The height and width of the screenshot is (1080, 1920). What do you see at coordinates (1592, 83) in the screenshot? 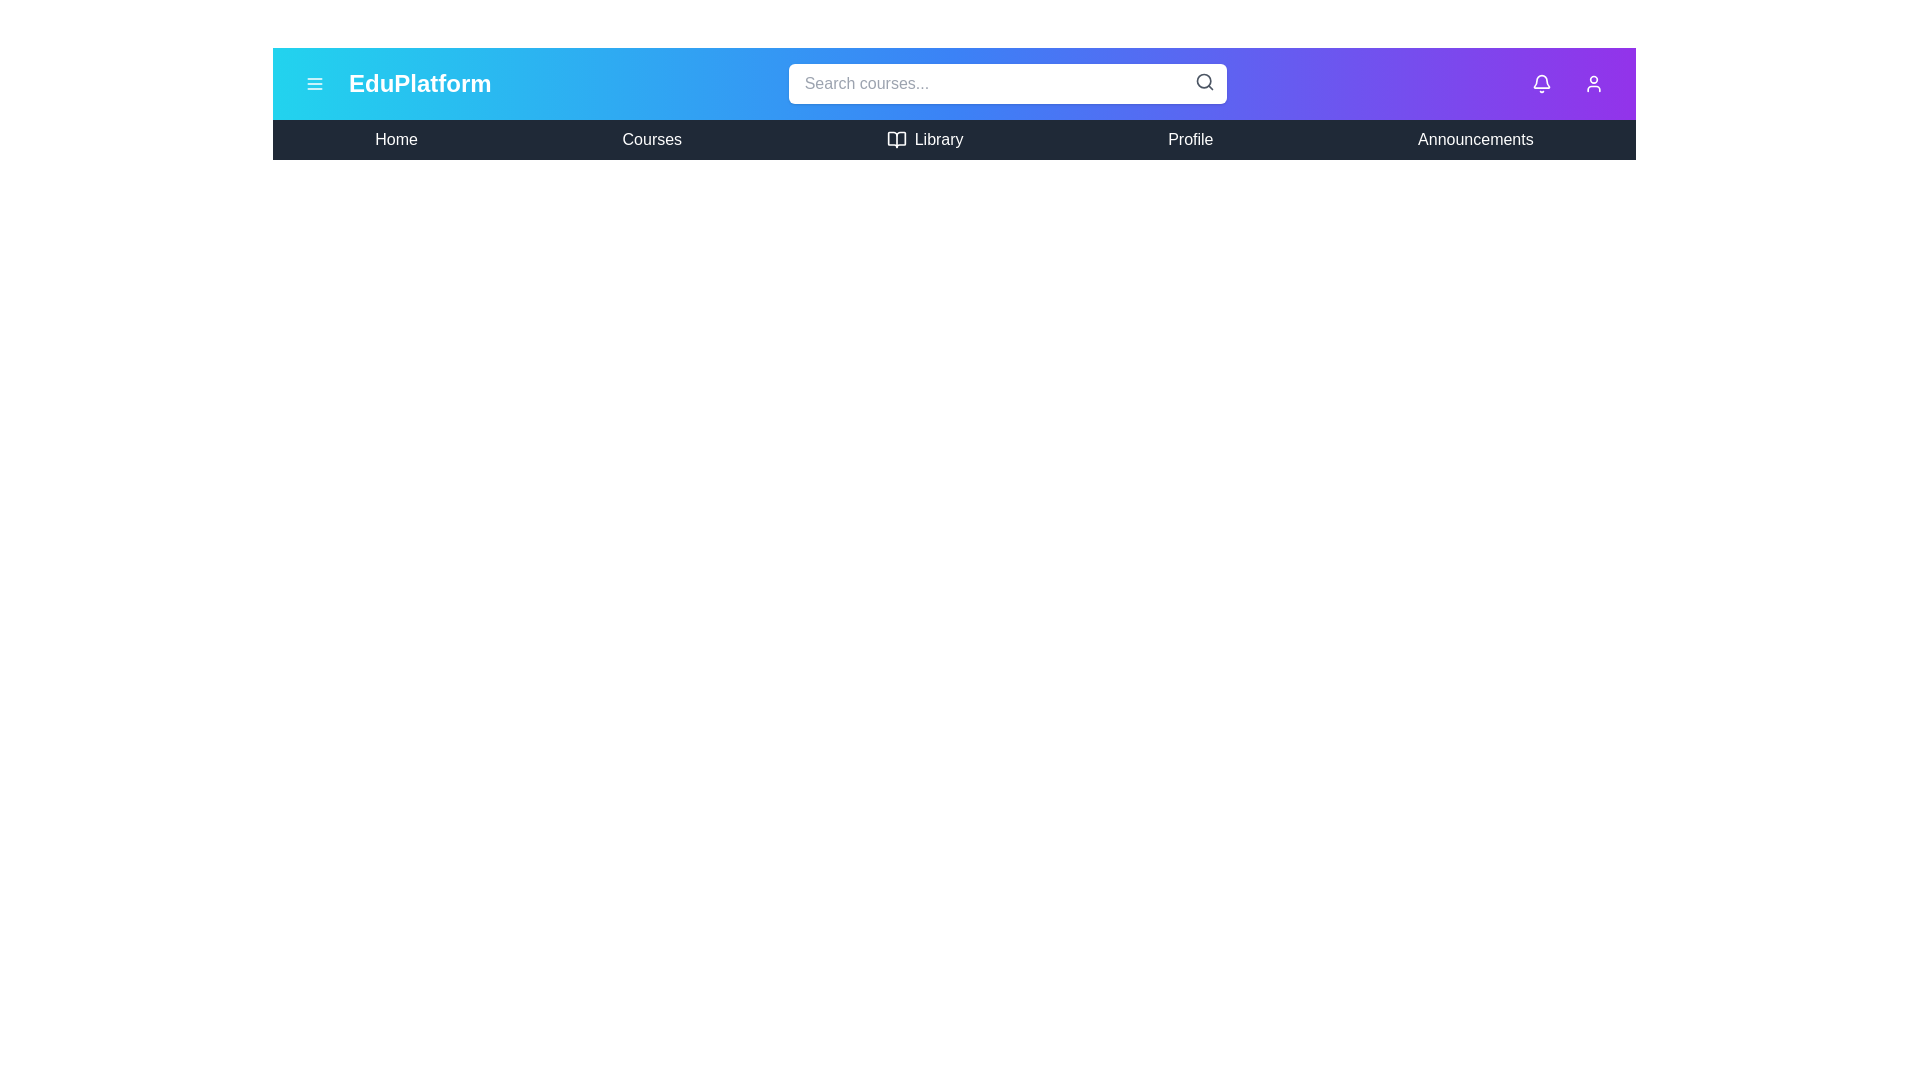
I see `the user icon to open the user profile` at bounding box center [1592, 83].